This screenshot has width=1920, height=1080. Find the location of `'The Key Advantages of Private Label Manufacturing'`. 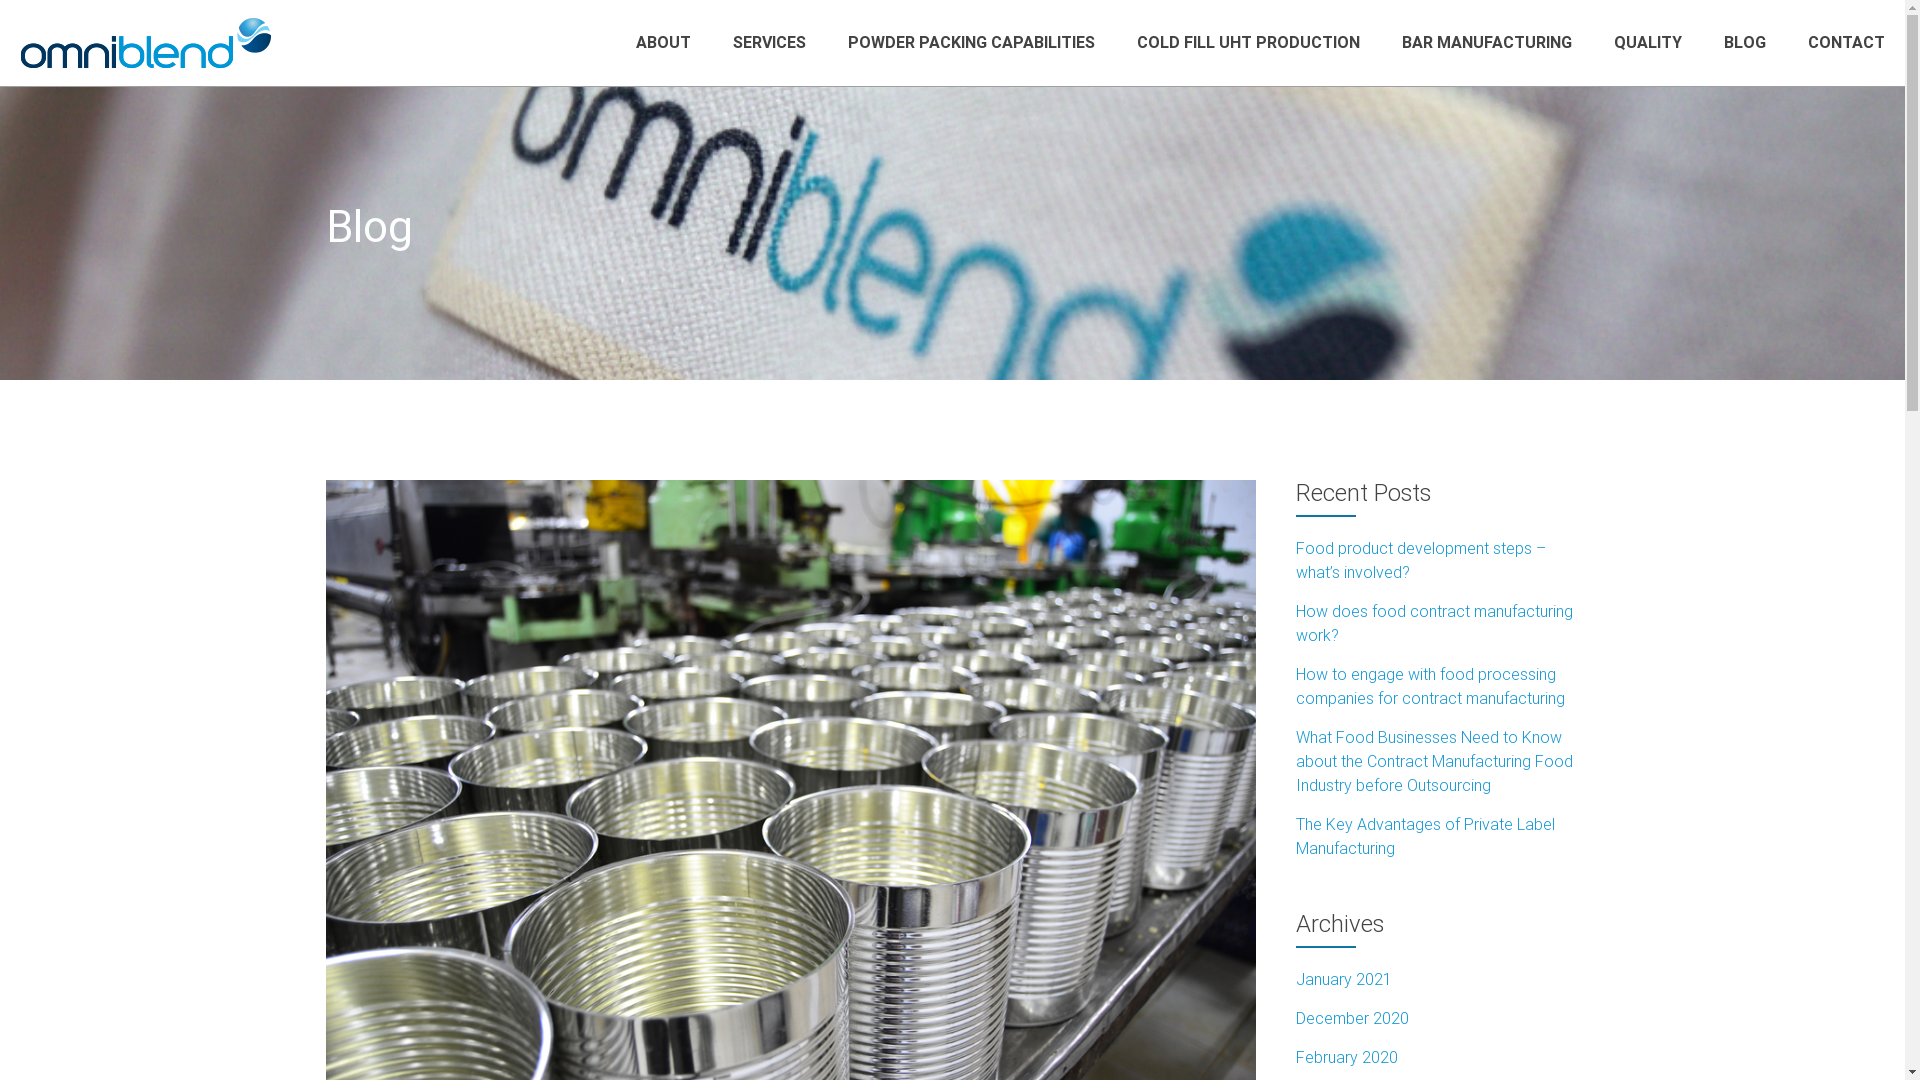

'The Key Advantages of Private Label Manufacturing' is located at coordinates (1424, 836).